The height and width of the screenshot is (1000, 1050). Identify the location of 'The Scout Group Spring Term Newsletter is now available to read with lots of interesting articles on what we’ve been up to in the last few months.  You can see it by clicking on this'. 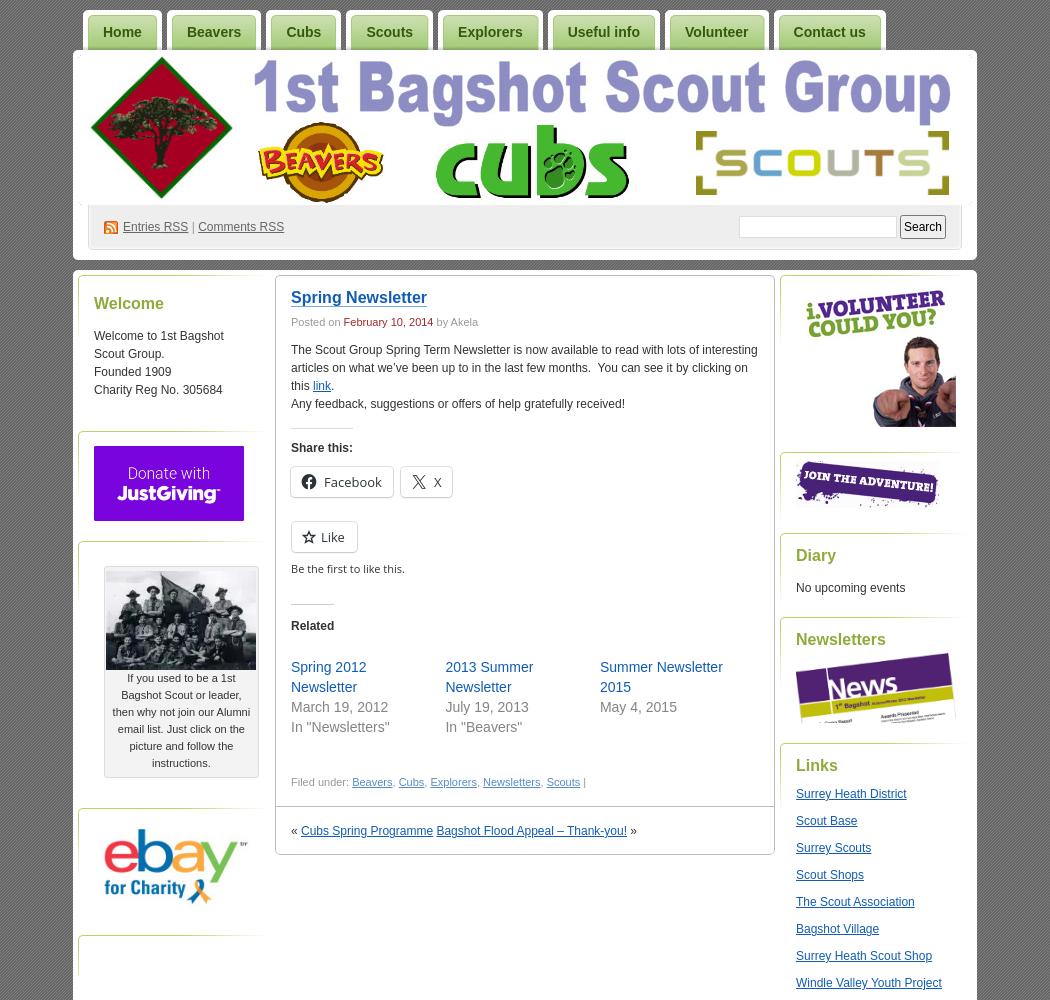
(522, 367).